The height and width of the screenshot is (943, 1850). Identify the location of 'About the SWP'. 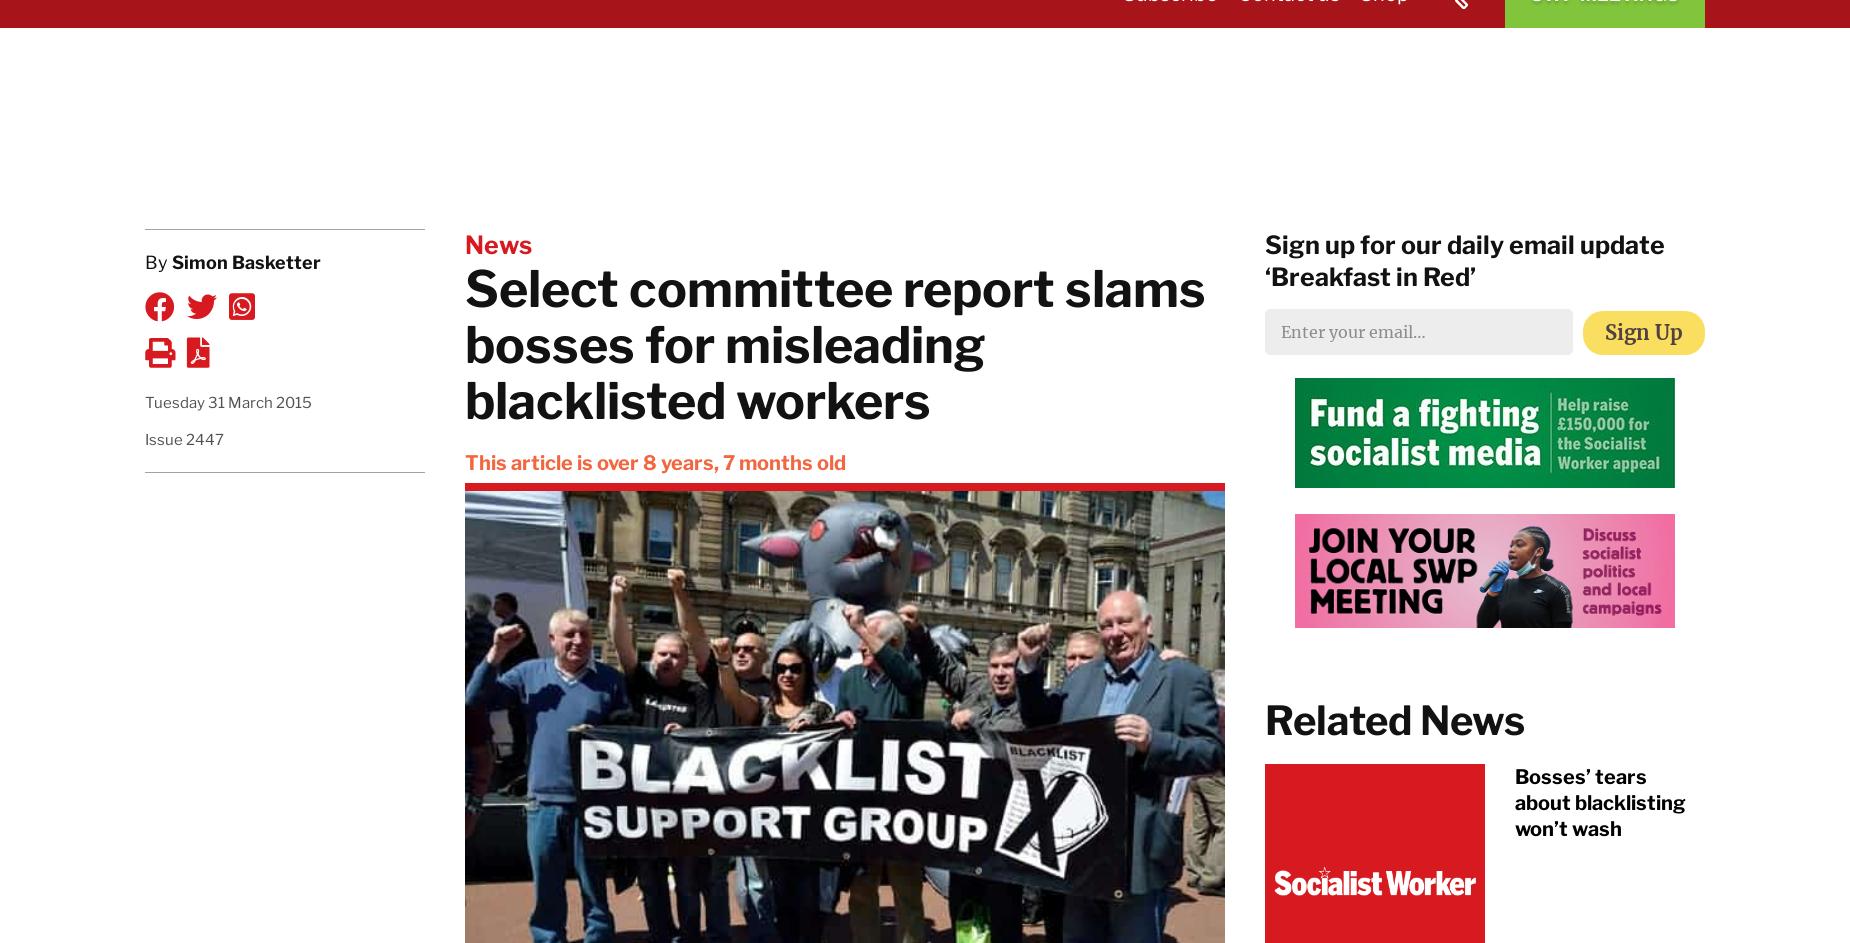
(1269, 76).